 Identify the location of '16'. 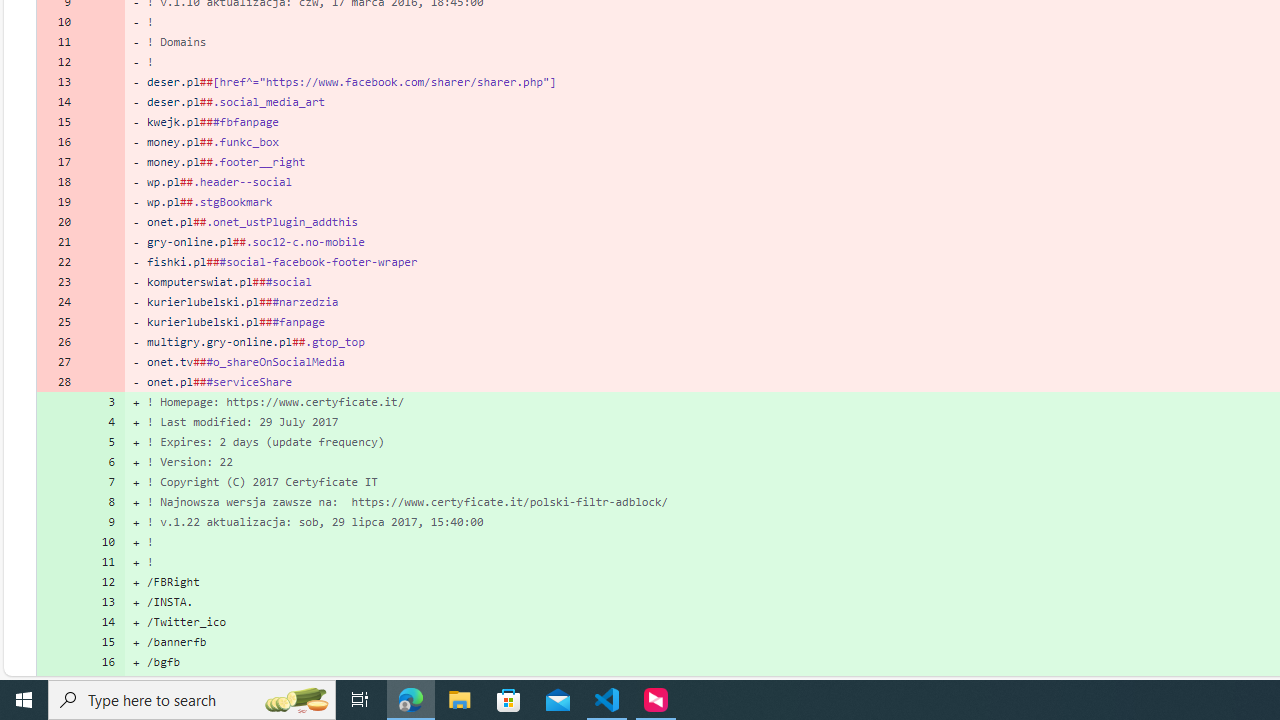
(102, 662).